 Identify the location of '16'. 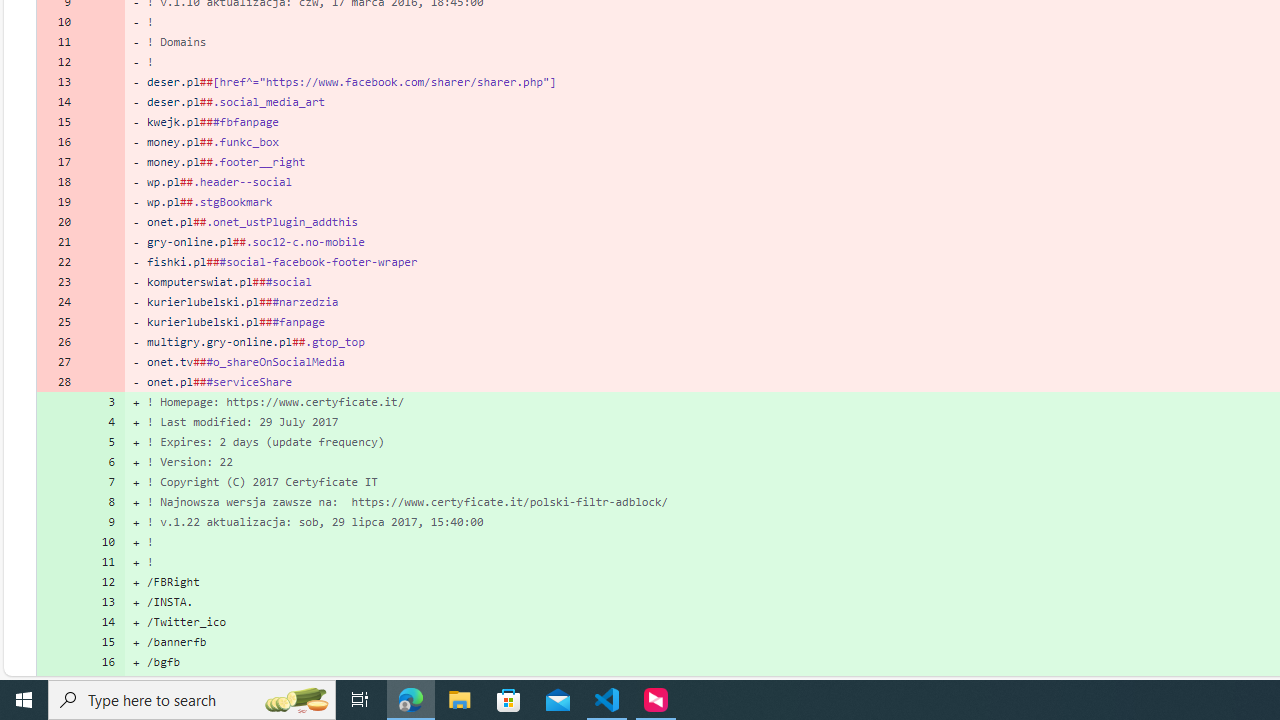
(102, 662).